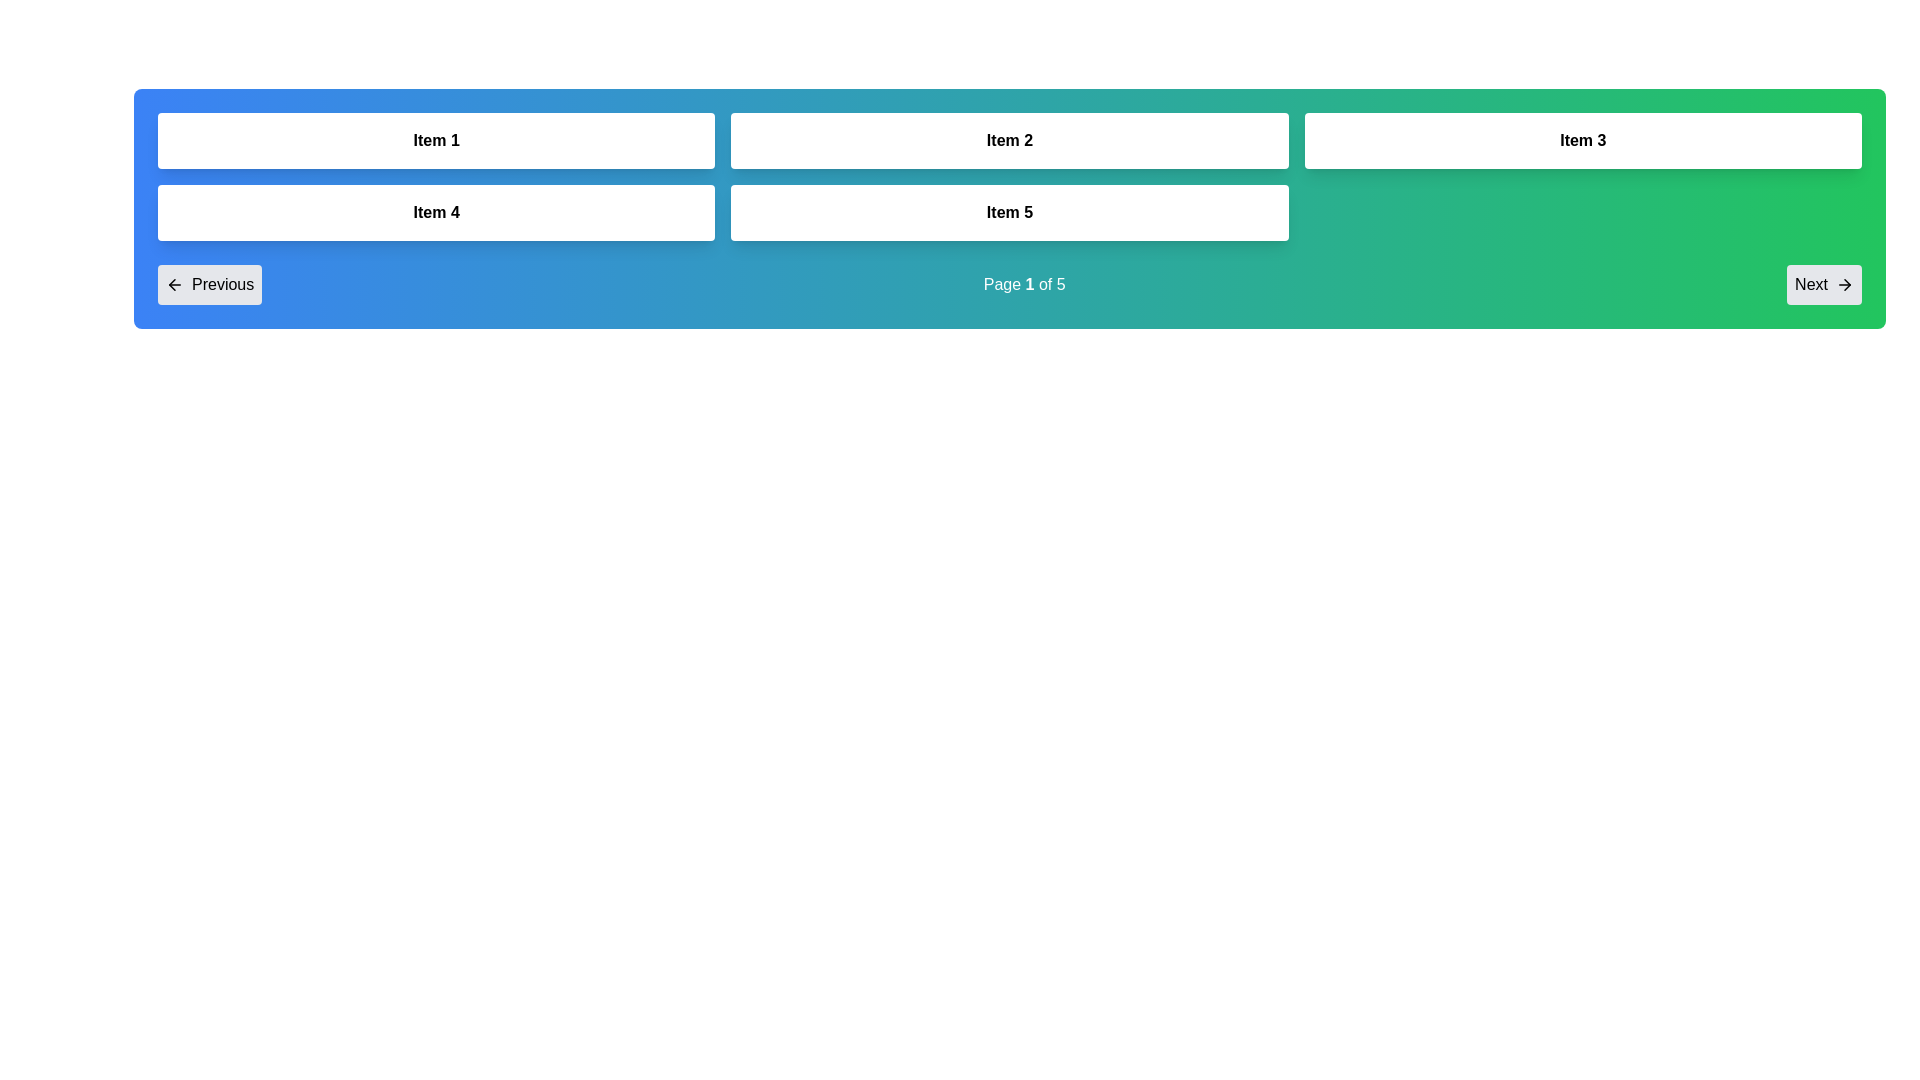  What do you see at coordinates (172, 285) in the screenshot?
I see `the left-pointing arrow icon located within the 'Previous' button at the bottom left corner of the page` at bounding box center [172, 285].